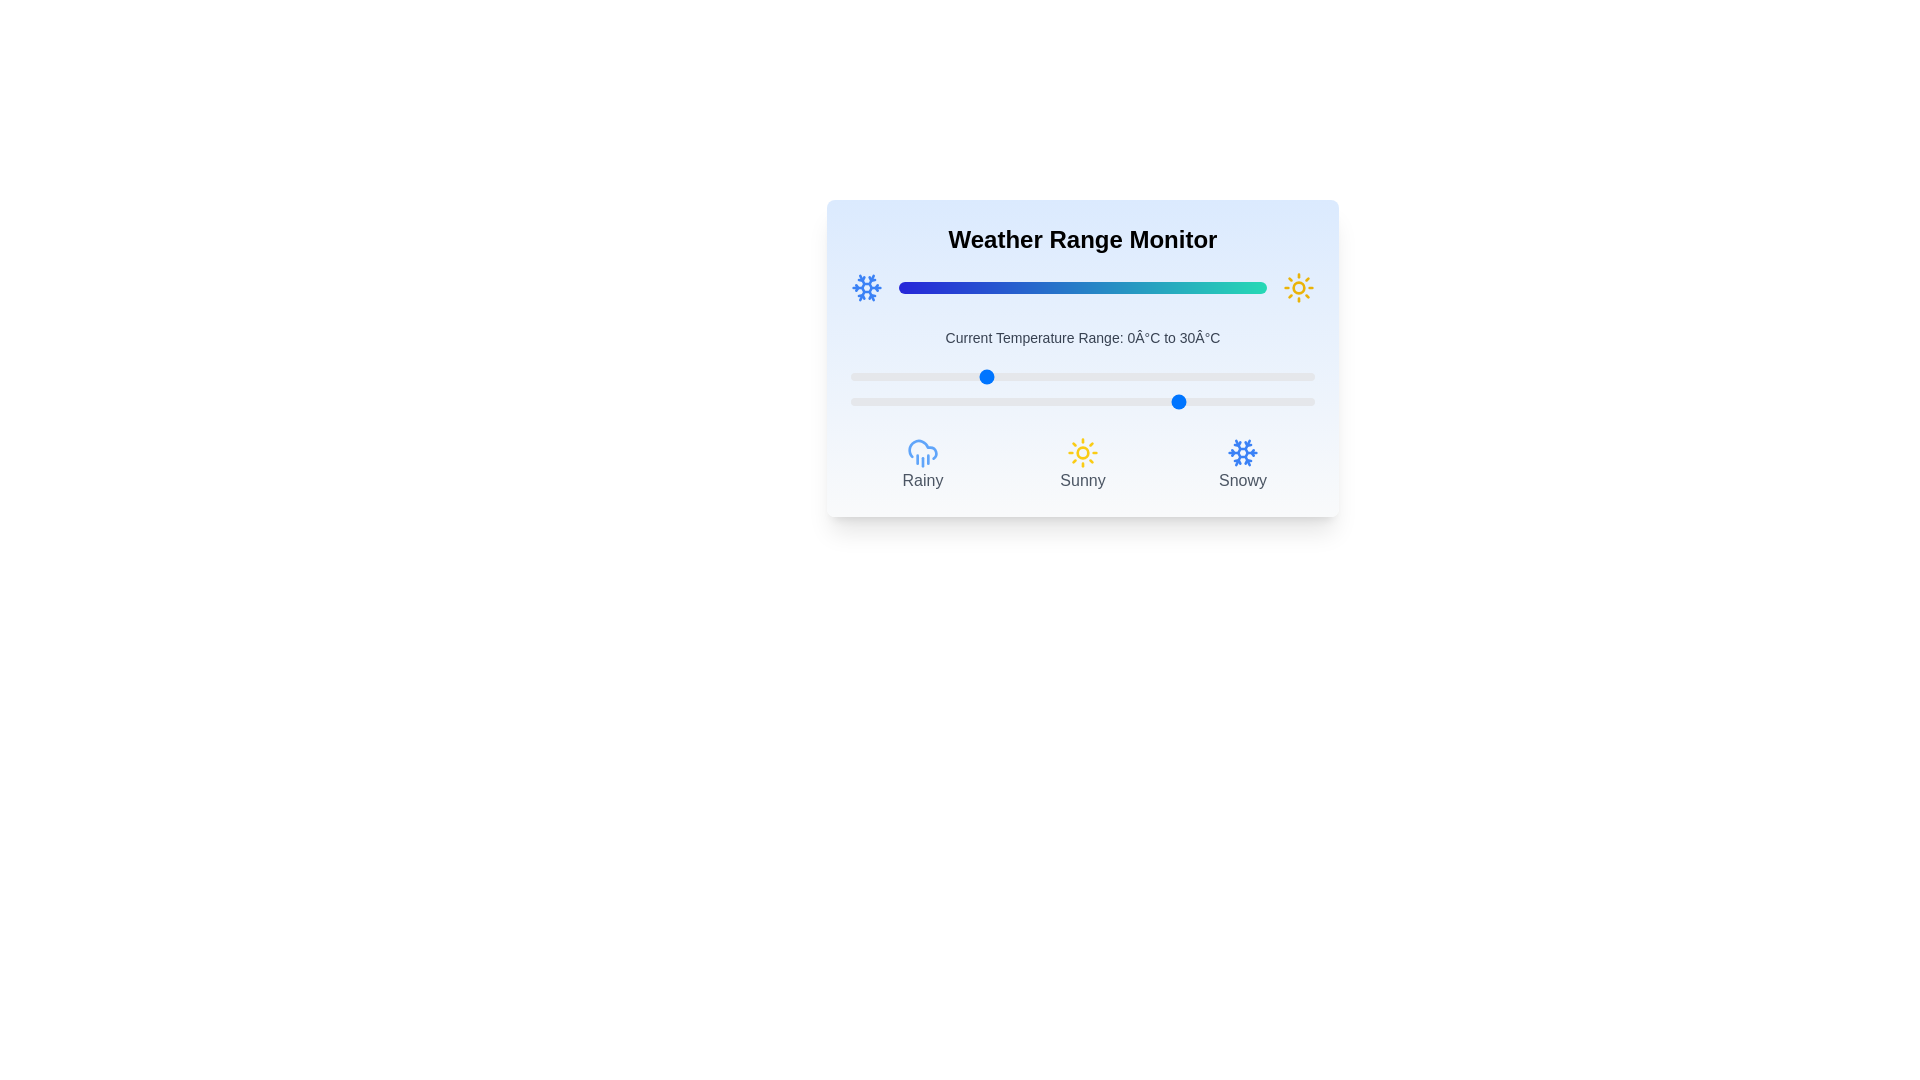  What do you see at coordinates (1082, 401) in the screenshot?
I see `and drag the blue circular handle of the range slider labeled 'Current Temperature Range: 0°C to 30°C' to adjust its value` at bounding box center [1082, 401].